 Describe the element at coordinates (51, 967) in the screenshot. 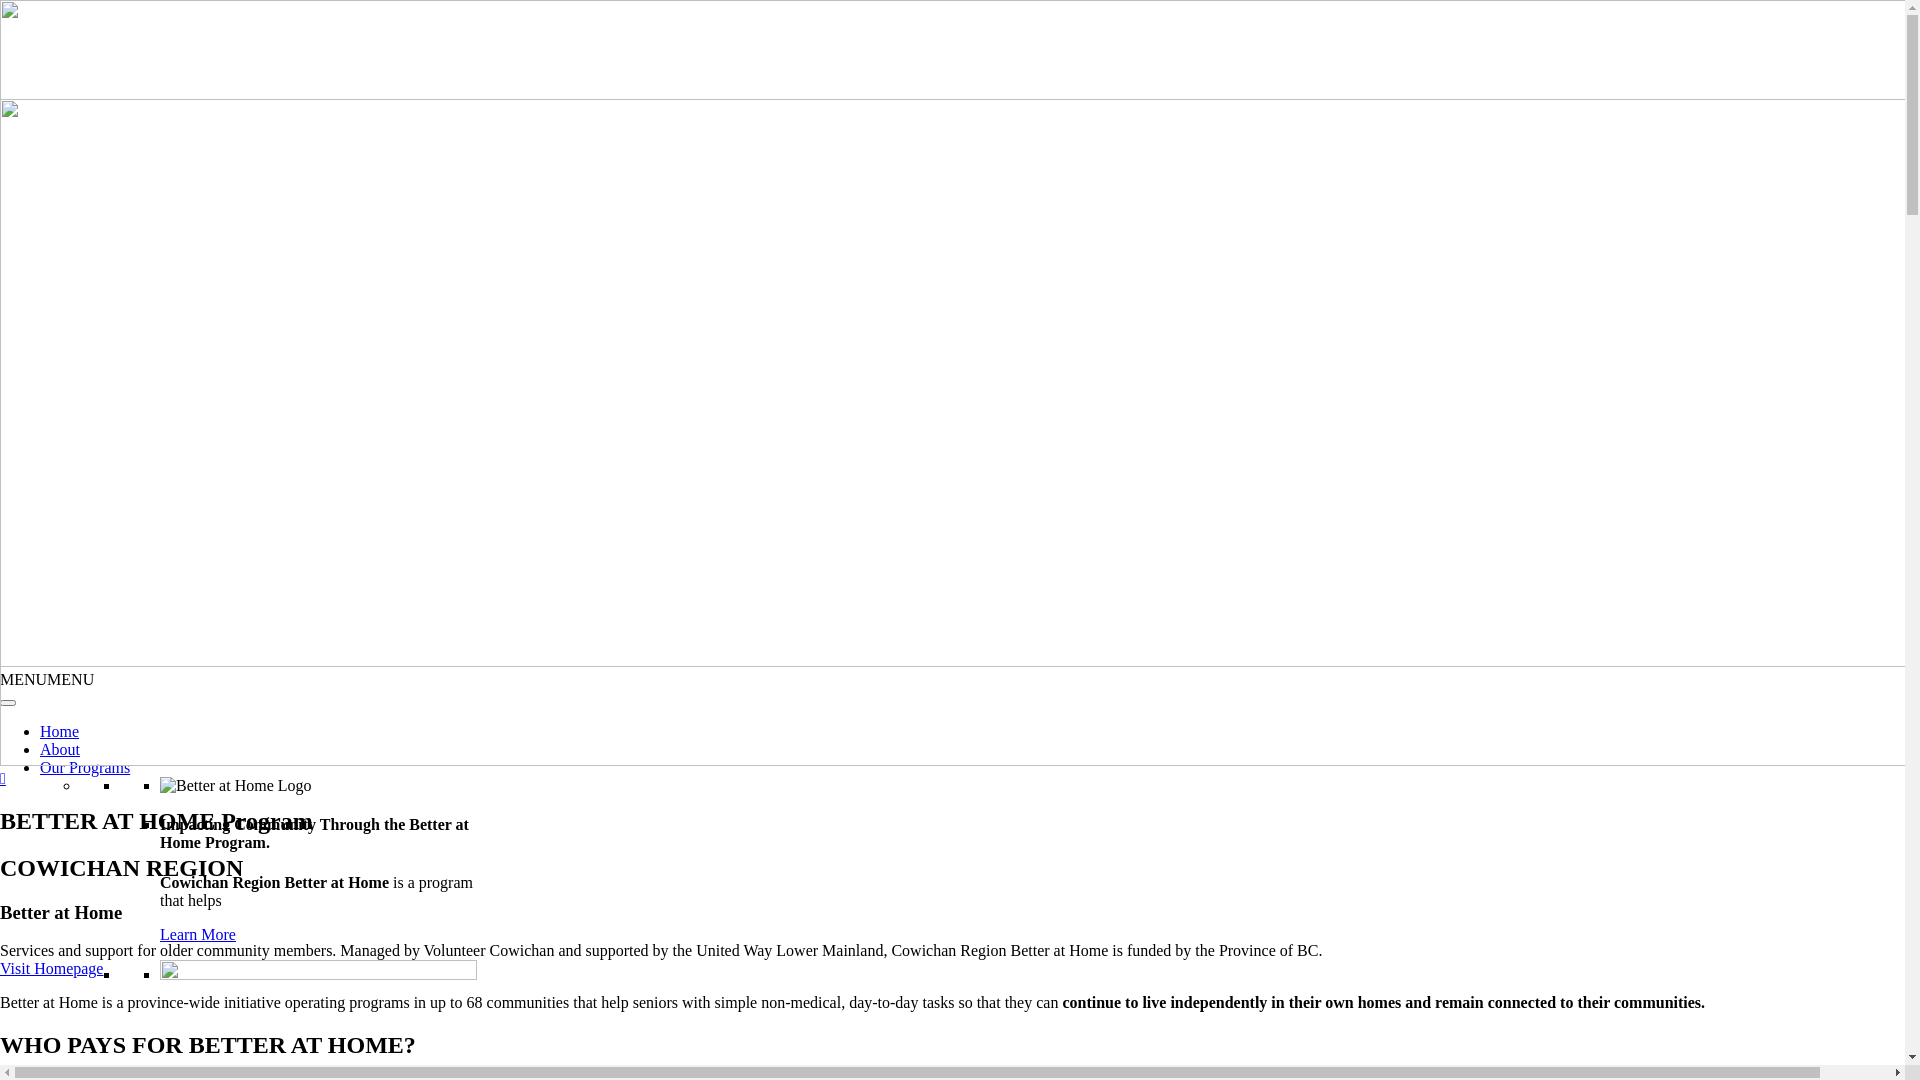

I see `'Visit Homepage'` at that location.